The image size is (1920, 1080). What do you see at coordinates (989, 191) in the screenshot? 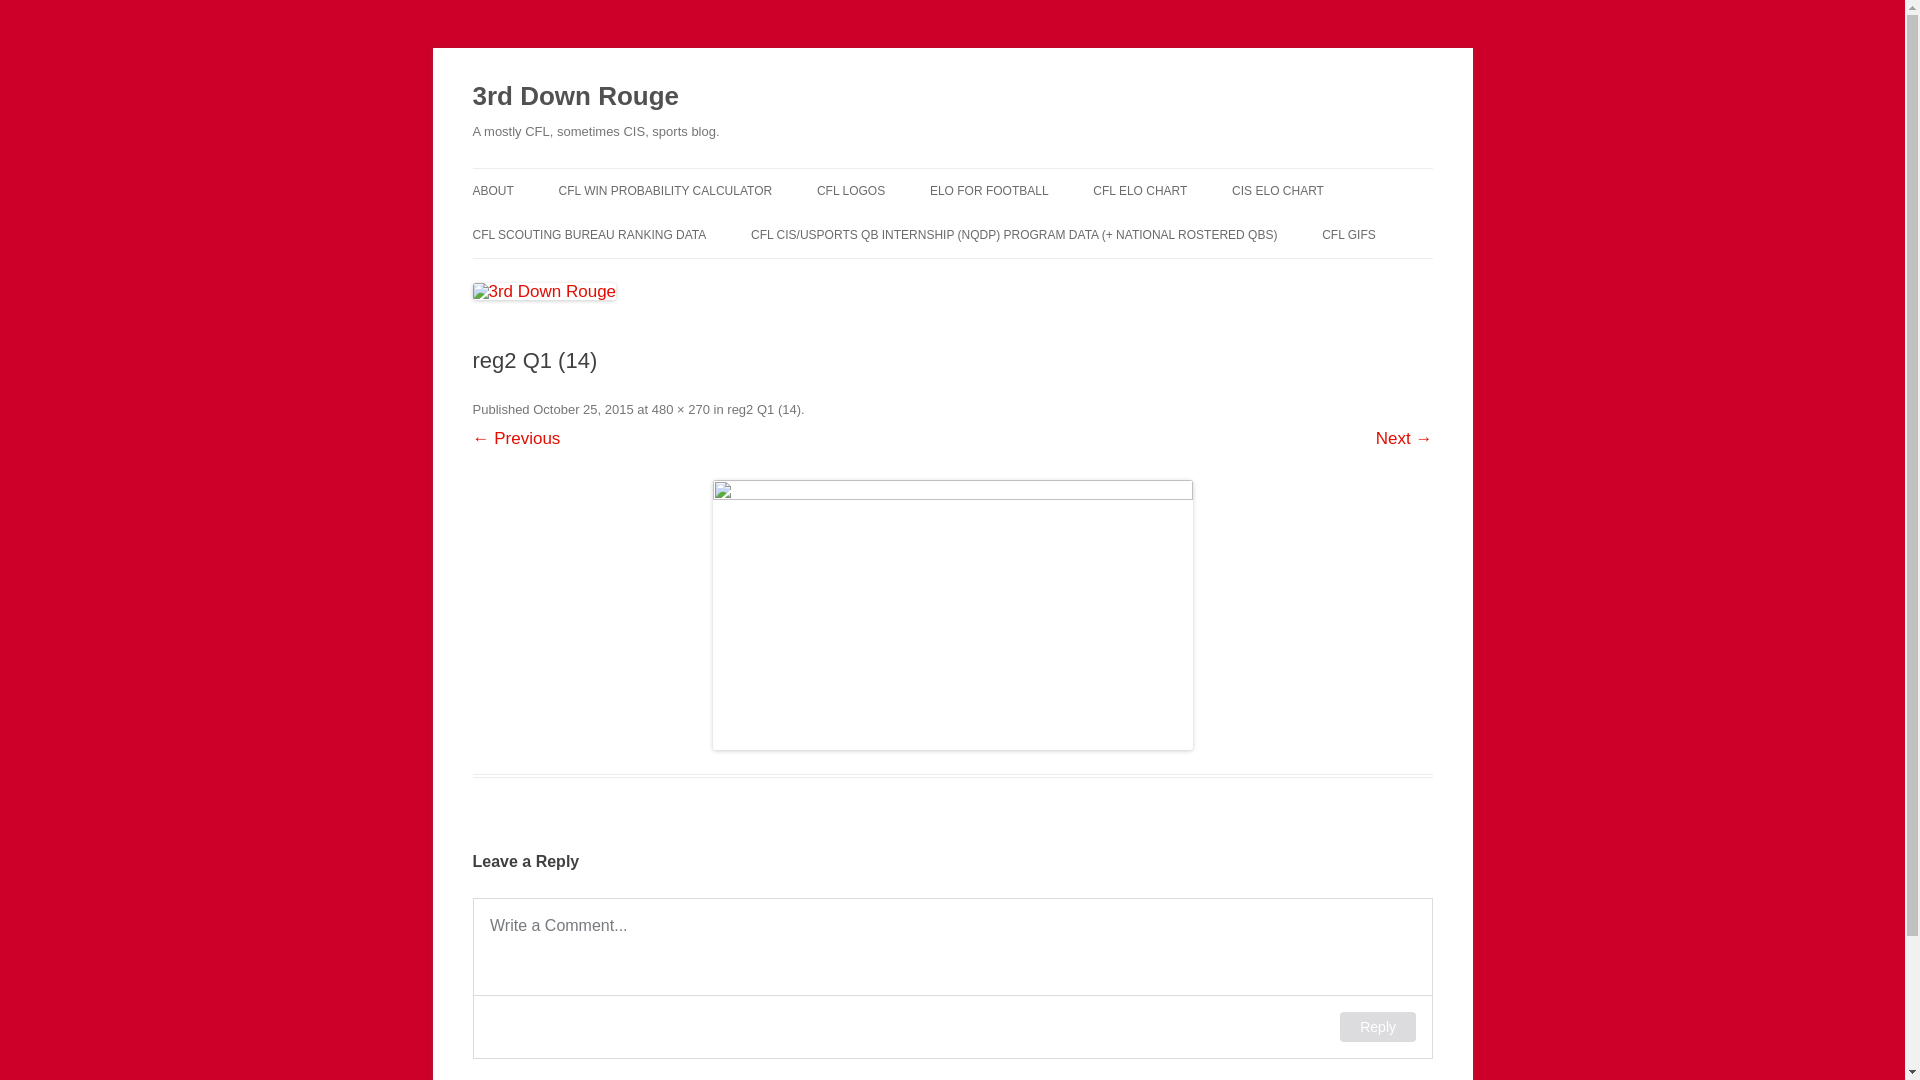
I see `'ELO FOR FOOTBALL'` at bounding box center [989, 191].